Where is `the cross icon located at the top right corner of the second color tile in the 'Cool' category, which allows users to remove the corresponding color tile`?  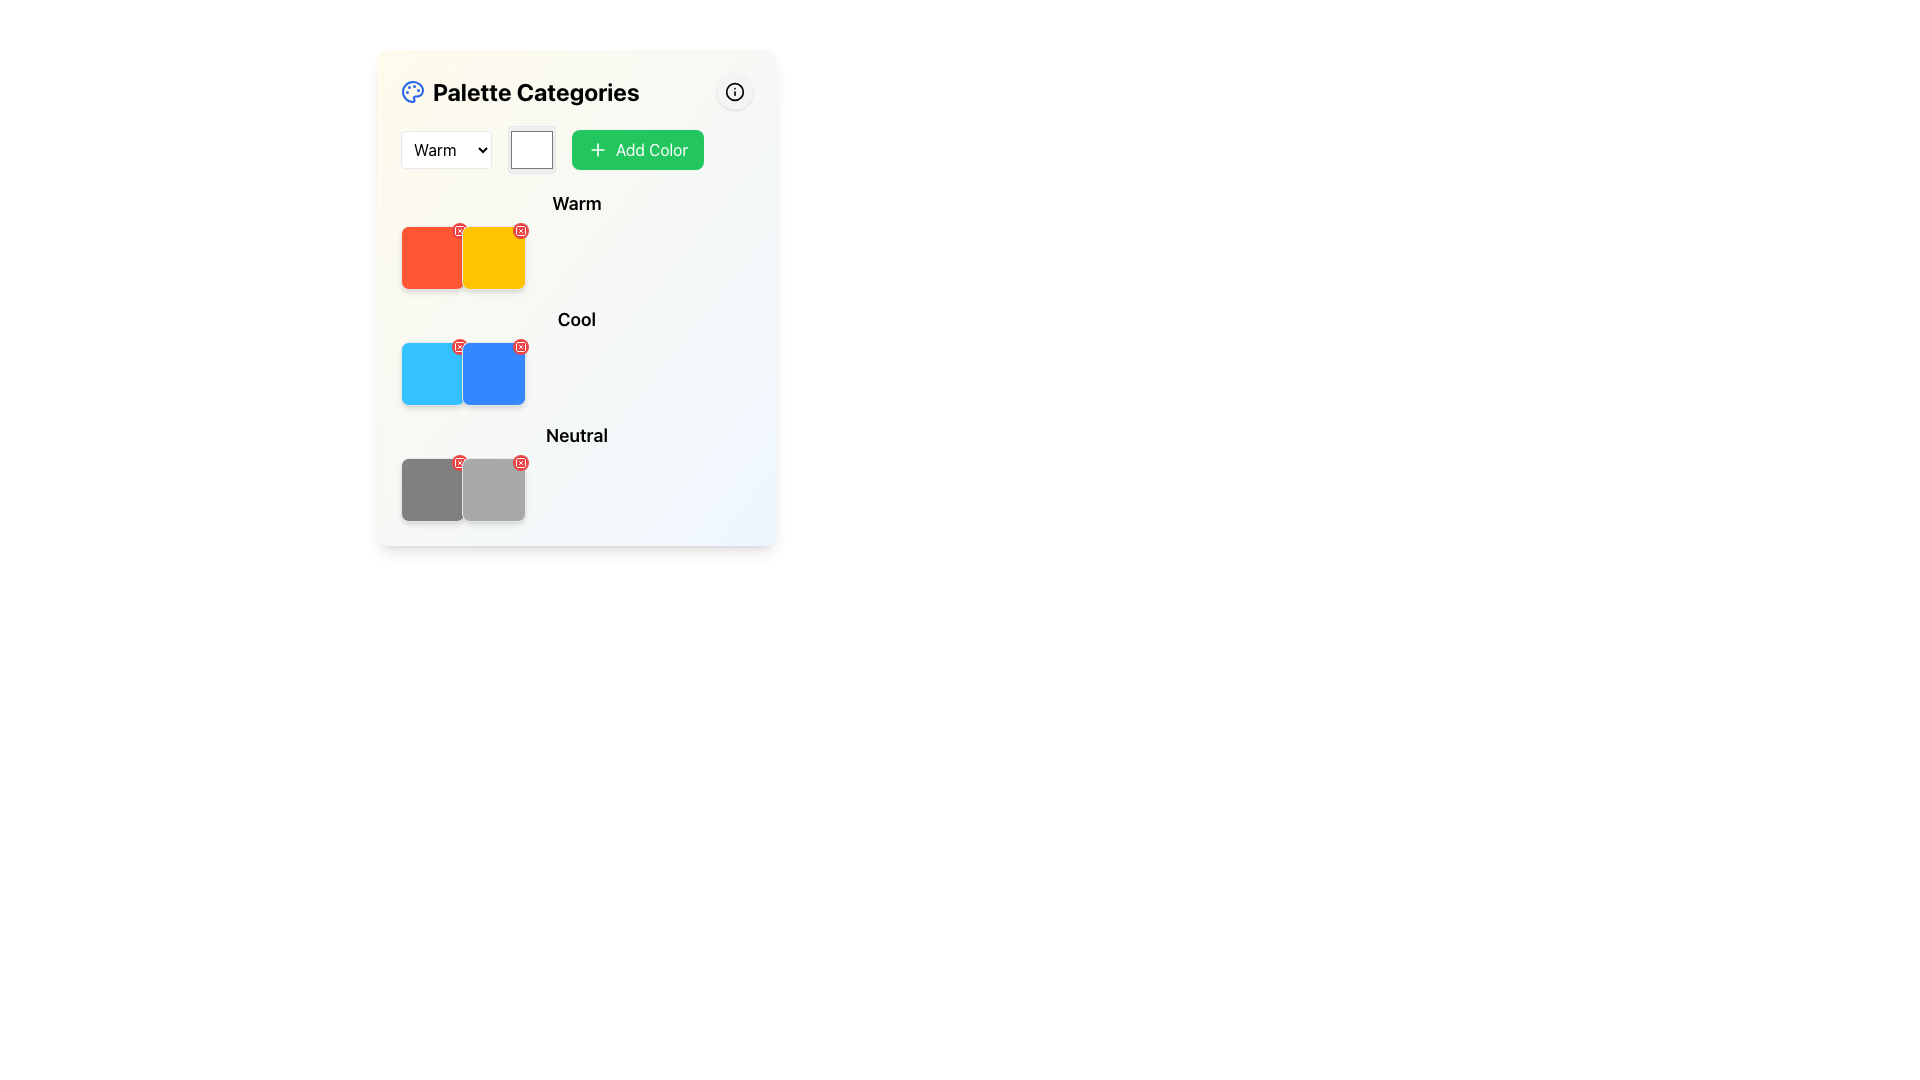
the cross icon located at the top right corner of the second color tile in the 'Cool' category, which allows users to remove the corresponding color tile is located at coordinates (521, 346).